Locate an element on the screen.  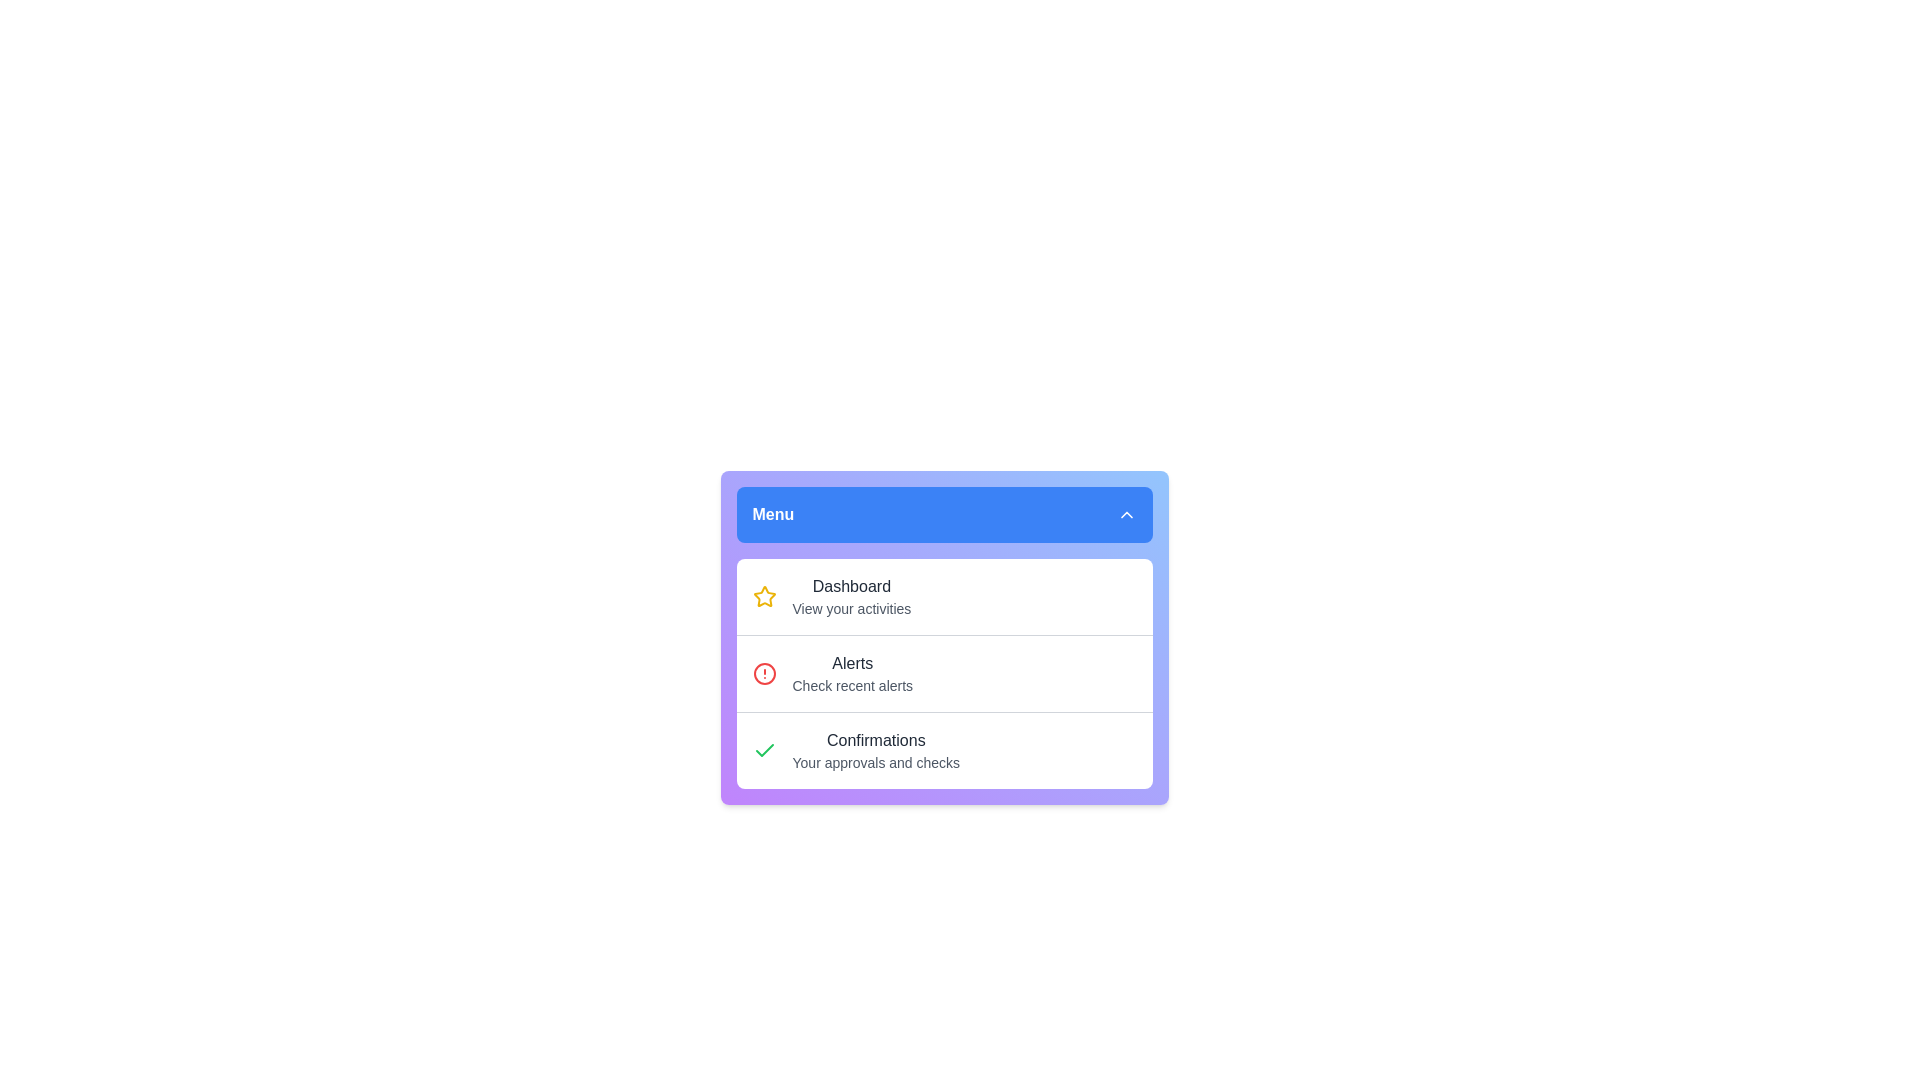
the 'Confirmations' menu item, which features a green-check icon on the left and bolded text is located at coordinates (943, 750).